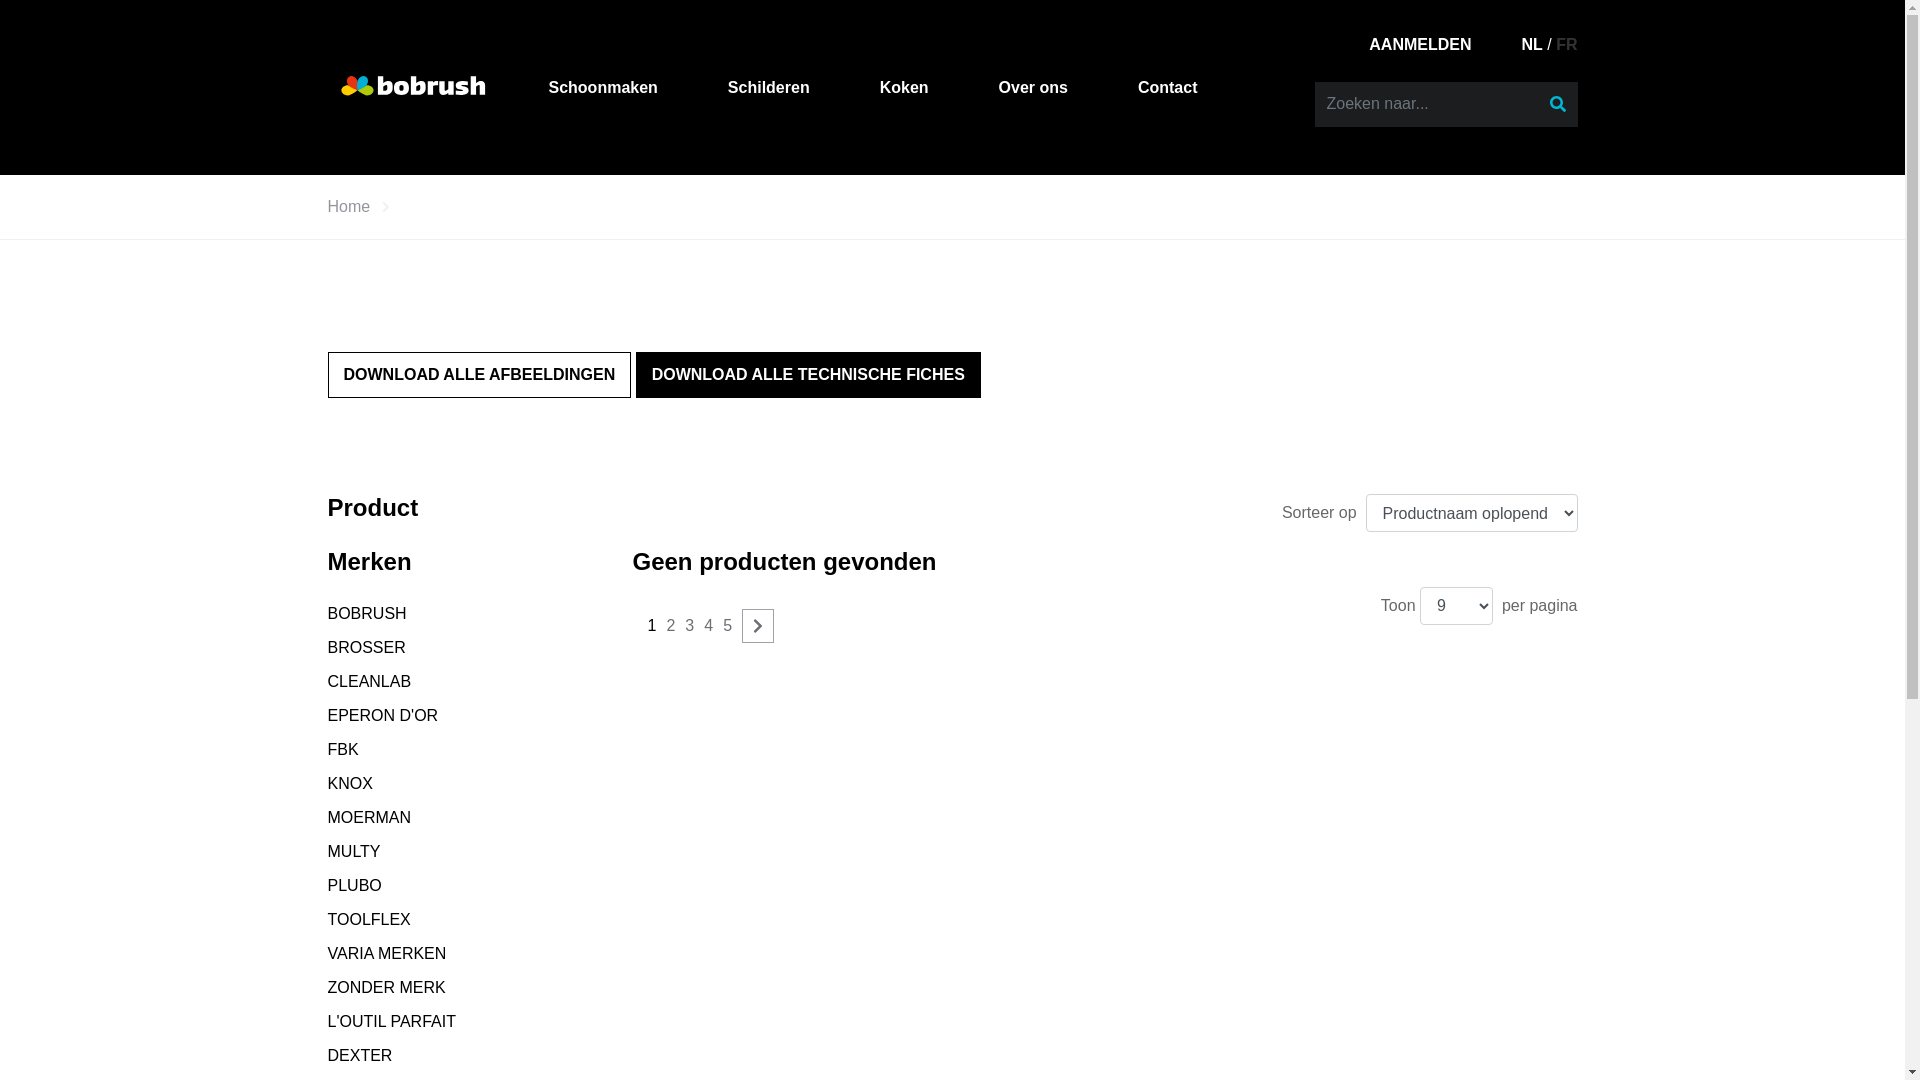 The width and height of the screenshot is (1920, 1080). Describe the element at coordinates (1419, 43) in the screenshot. I see `'AANMELDEN'` at that location.